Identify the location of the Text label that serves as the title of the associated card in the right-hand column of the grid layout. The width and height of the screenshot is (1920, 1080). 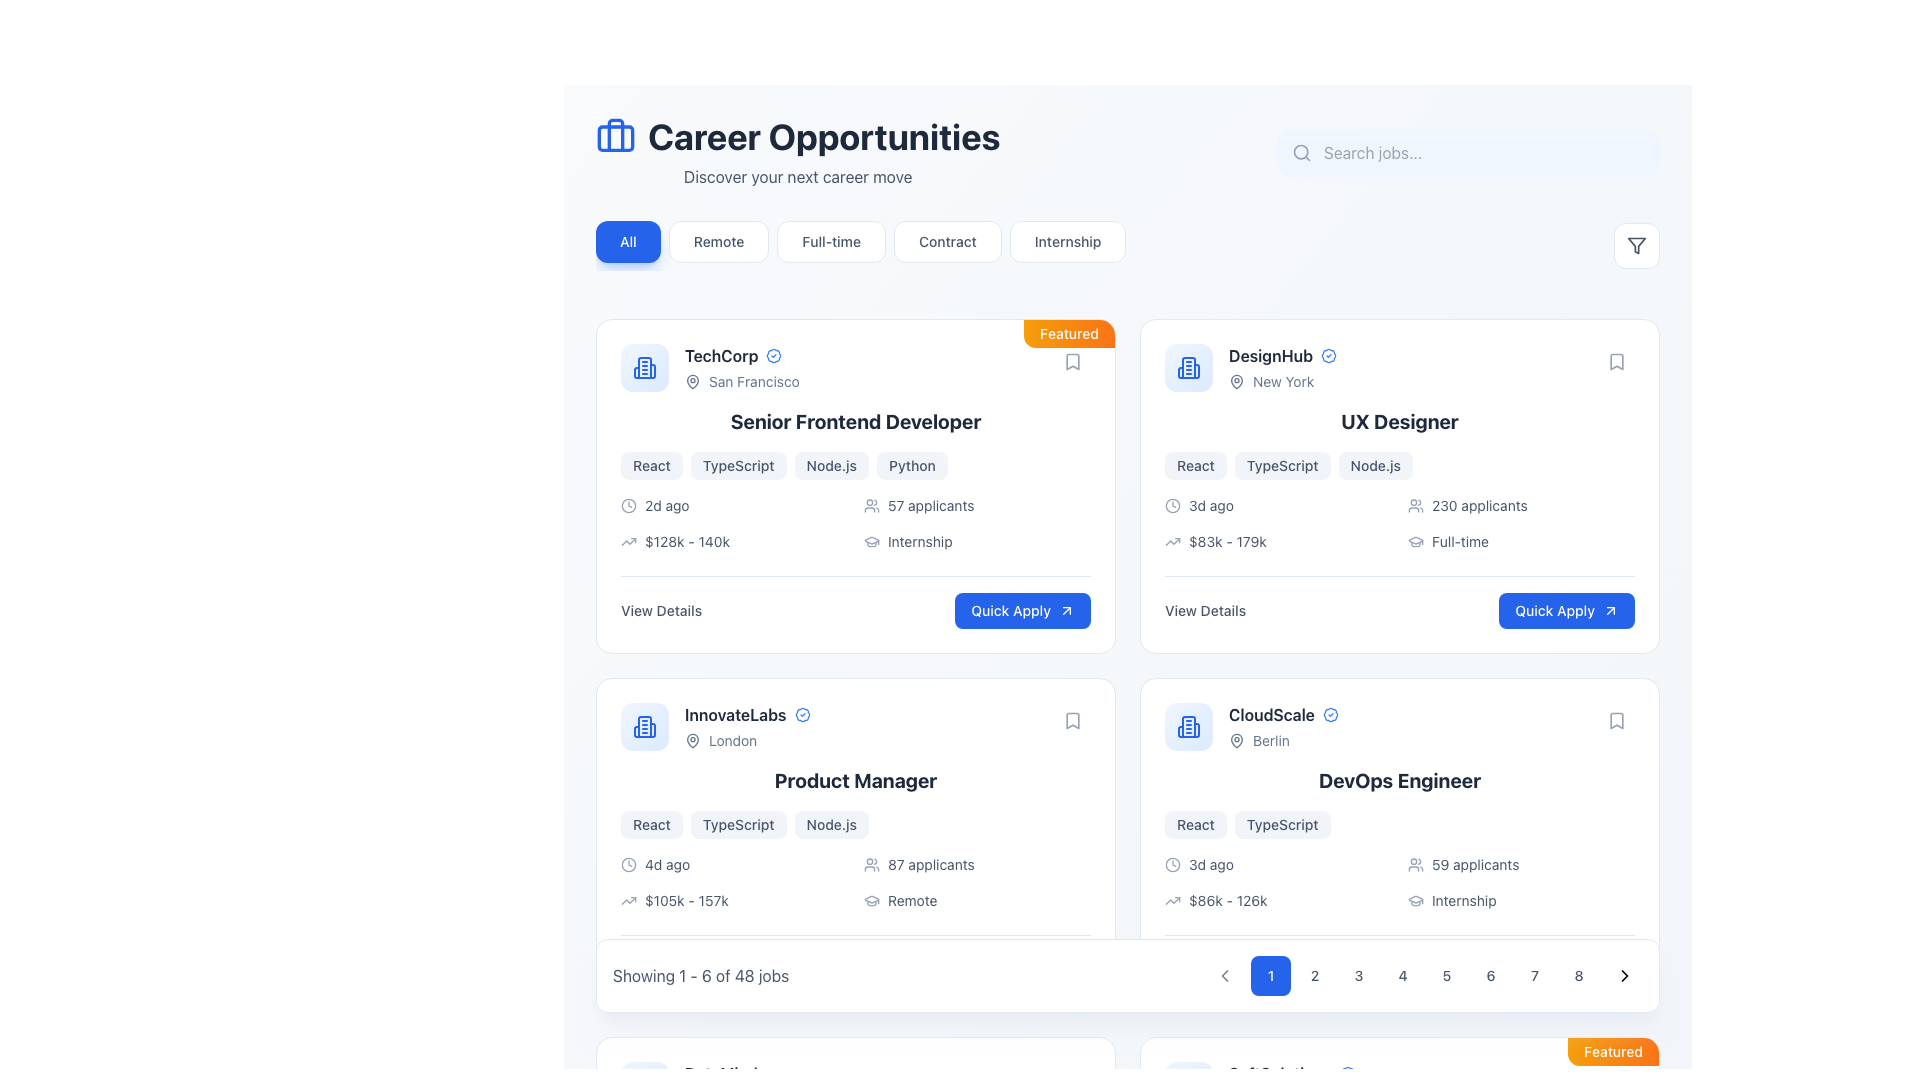
(1270, 354).